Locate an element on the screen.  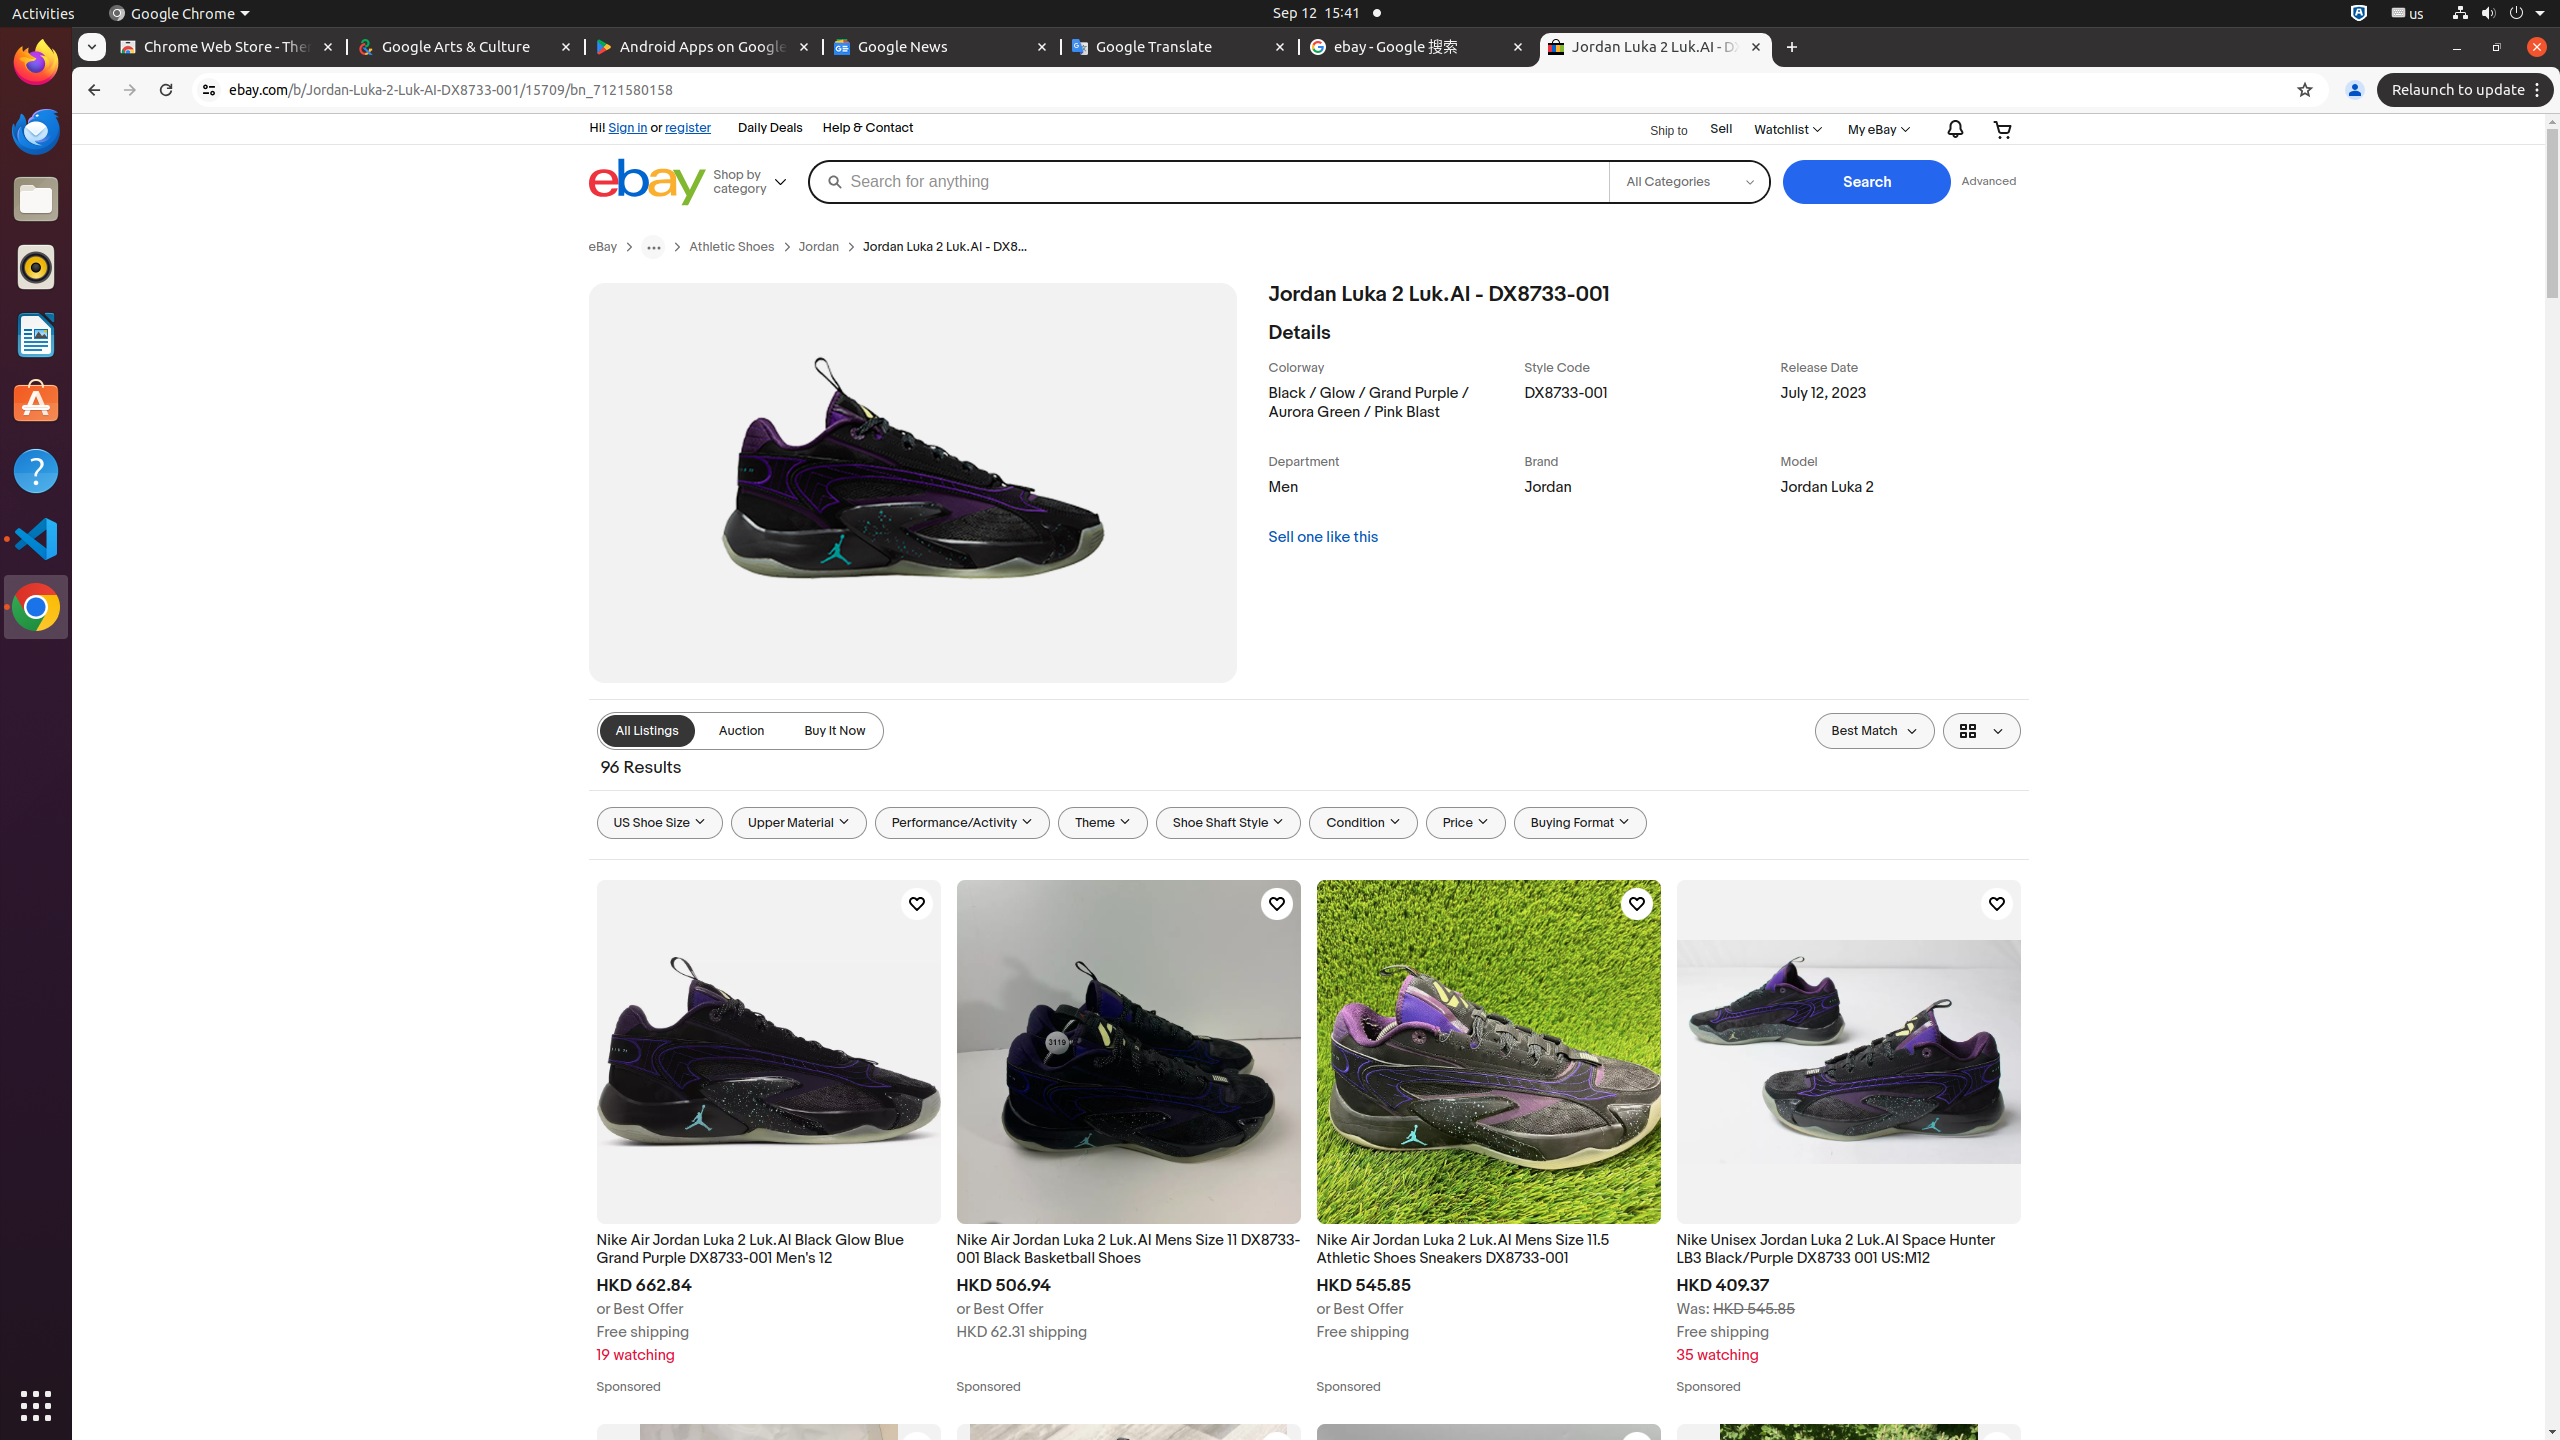
'Nike Air Jordan Luka 2 Luk.Al Black Glow Blue Grand Purple DX8733-001 Men' is located at coordinates (767, 1249).